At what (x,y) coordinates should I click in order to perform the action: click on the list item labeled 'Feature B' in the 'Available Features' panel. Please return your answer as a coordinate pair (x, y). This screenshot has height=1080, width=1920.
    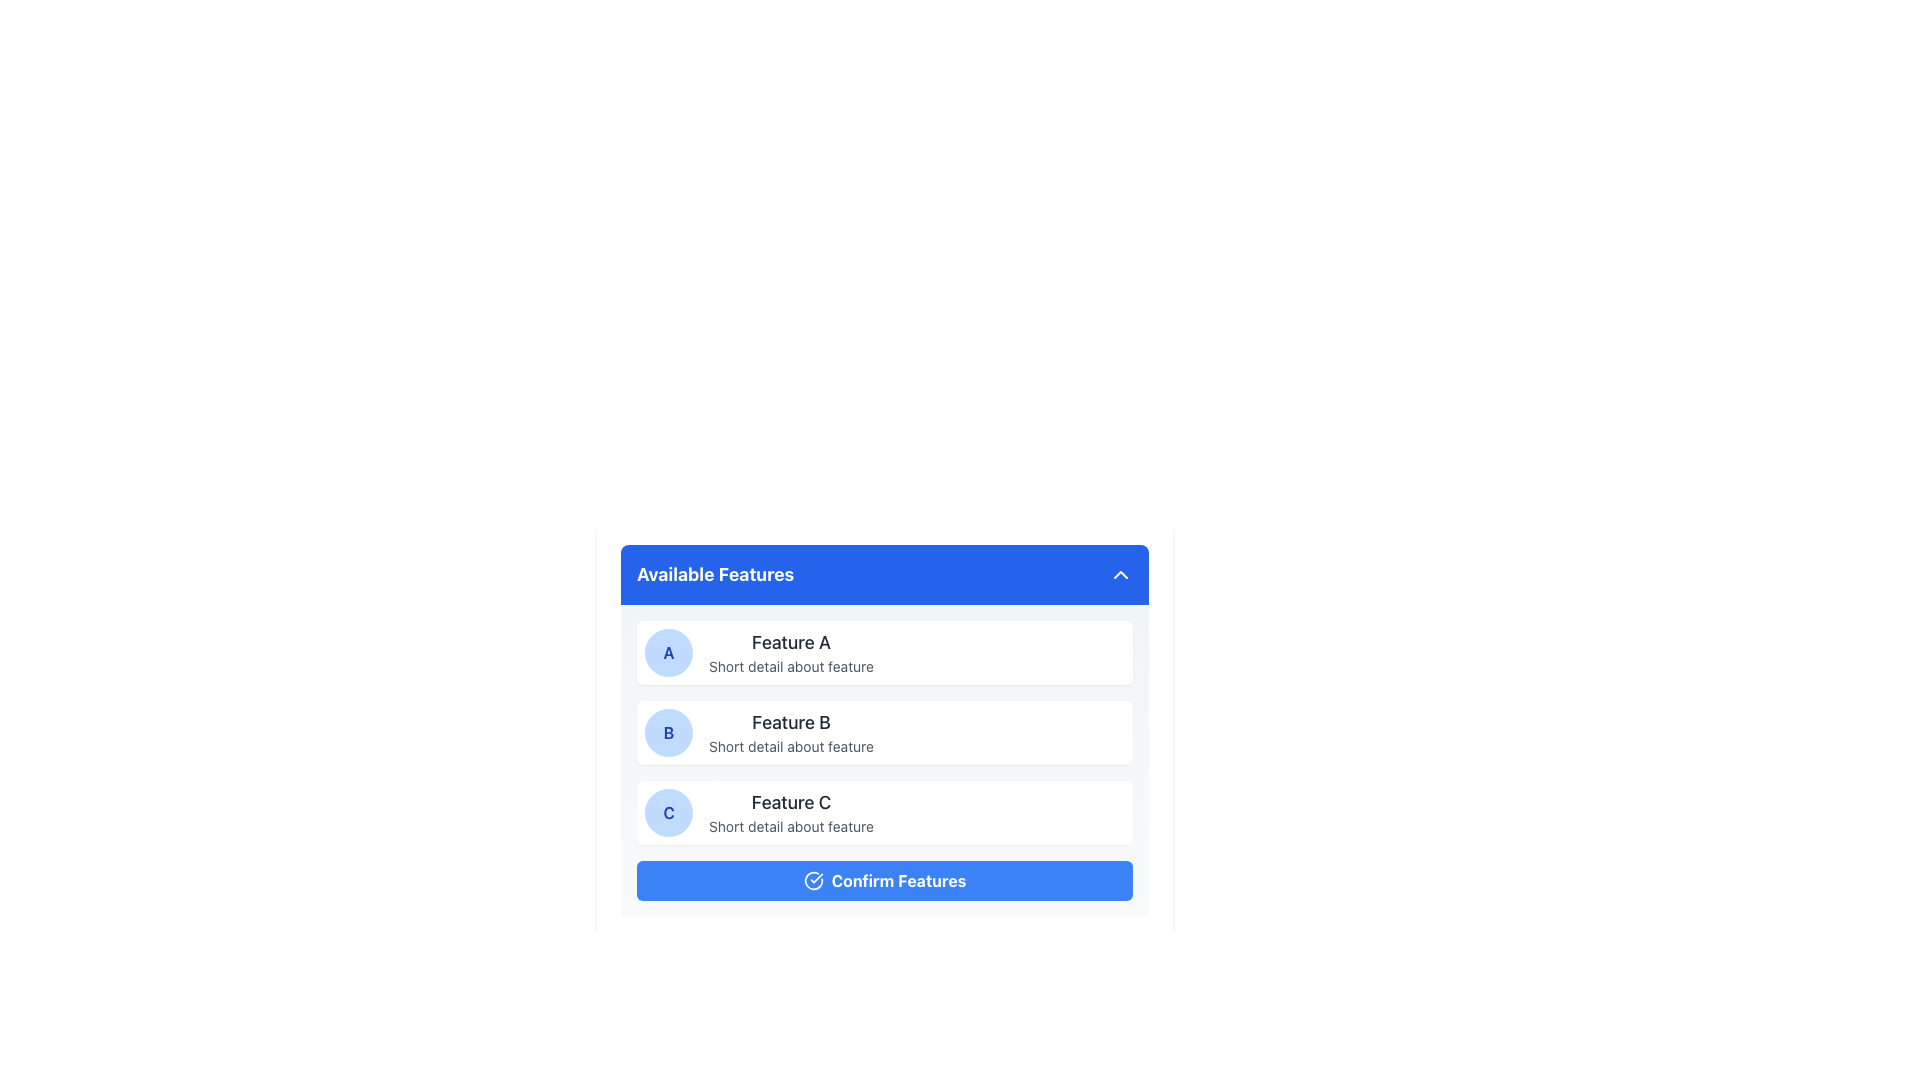
    Looking at the image, I should click on (883, 731).